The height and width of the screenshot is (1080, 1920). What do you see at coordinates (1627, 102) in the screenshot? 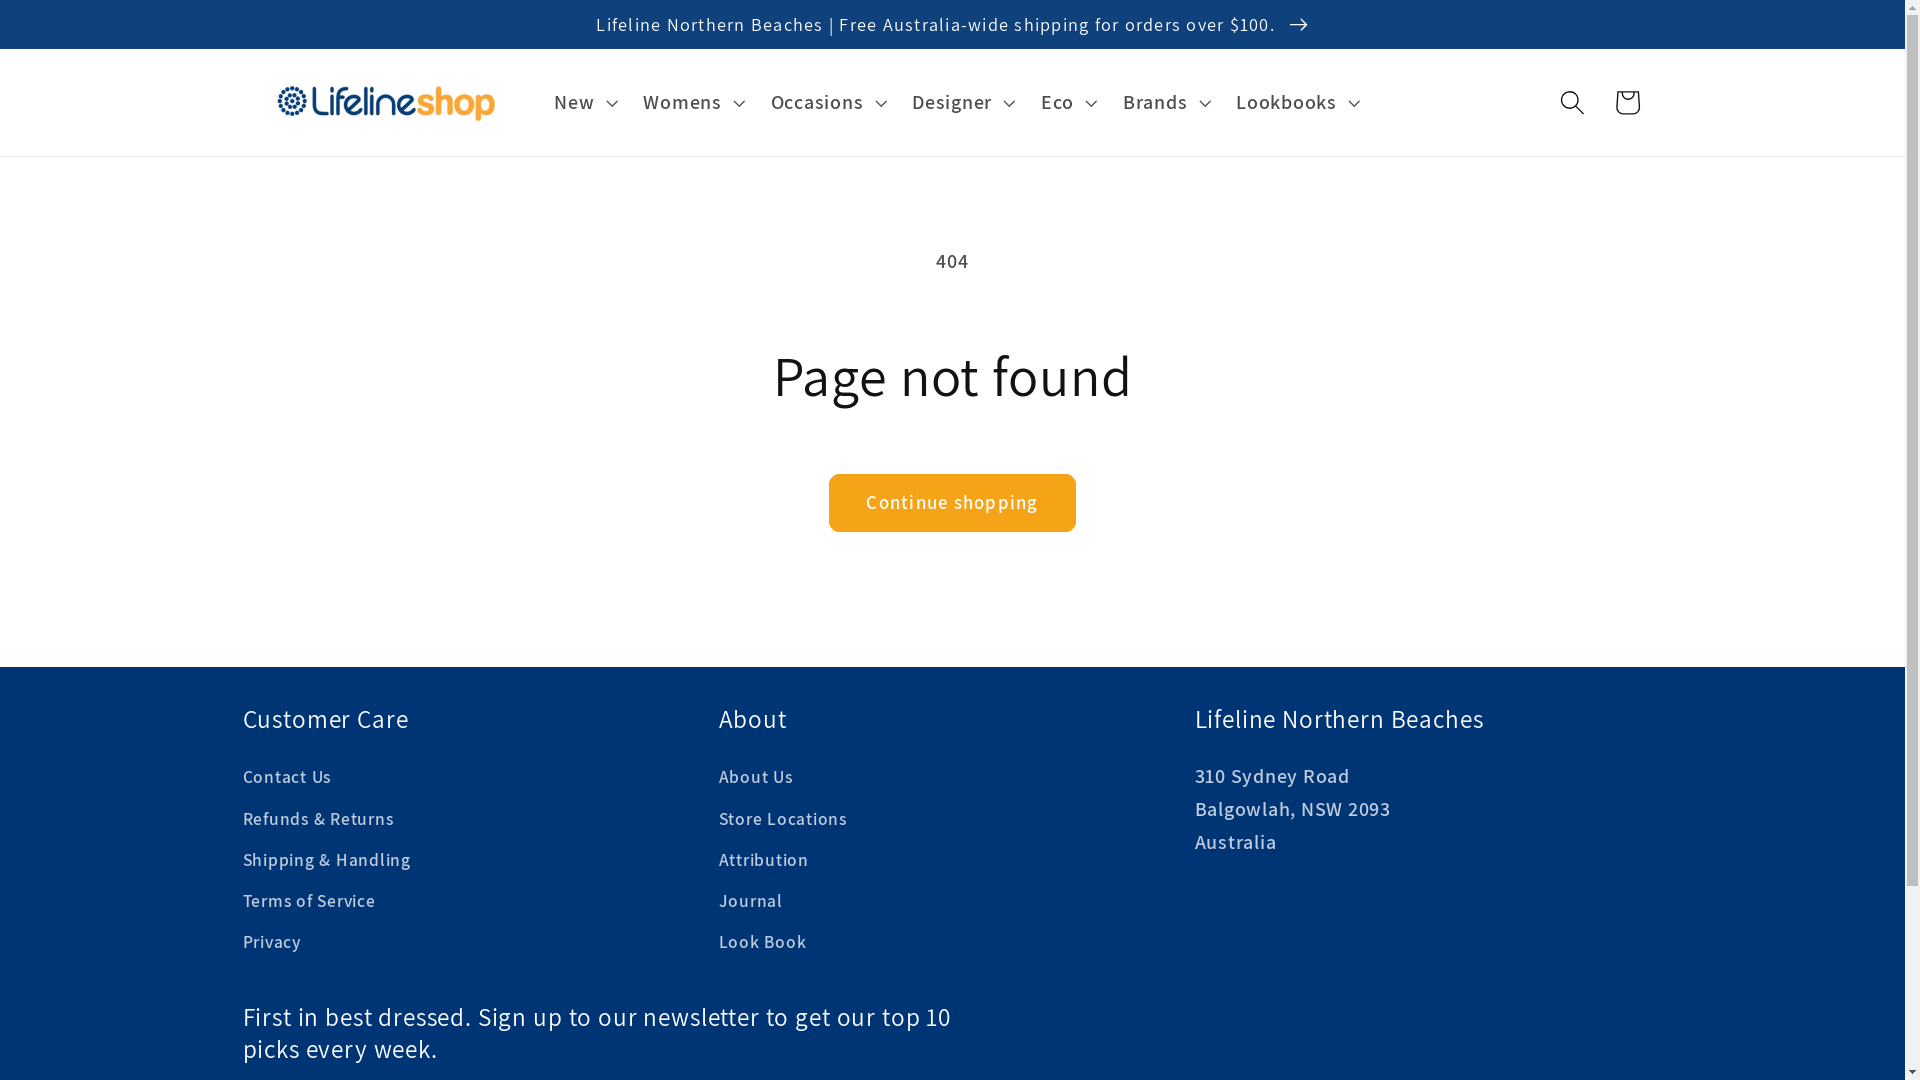
I see `'Cart'` at bounding box center [1627, 102].